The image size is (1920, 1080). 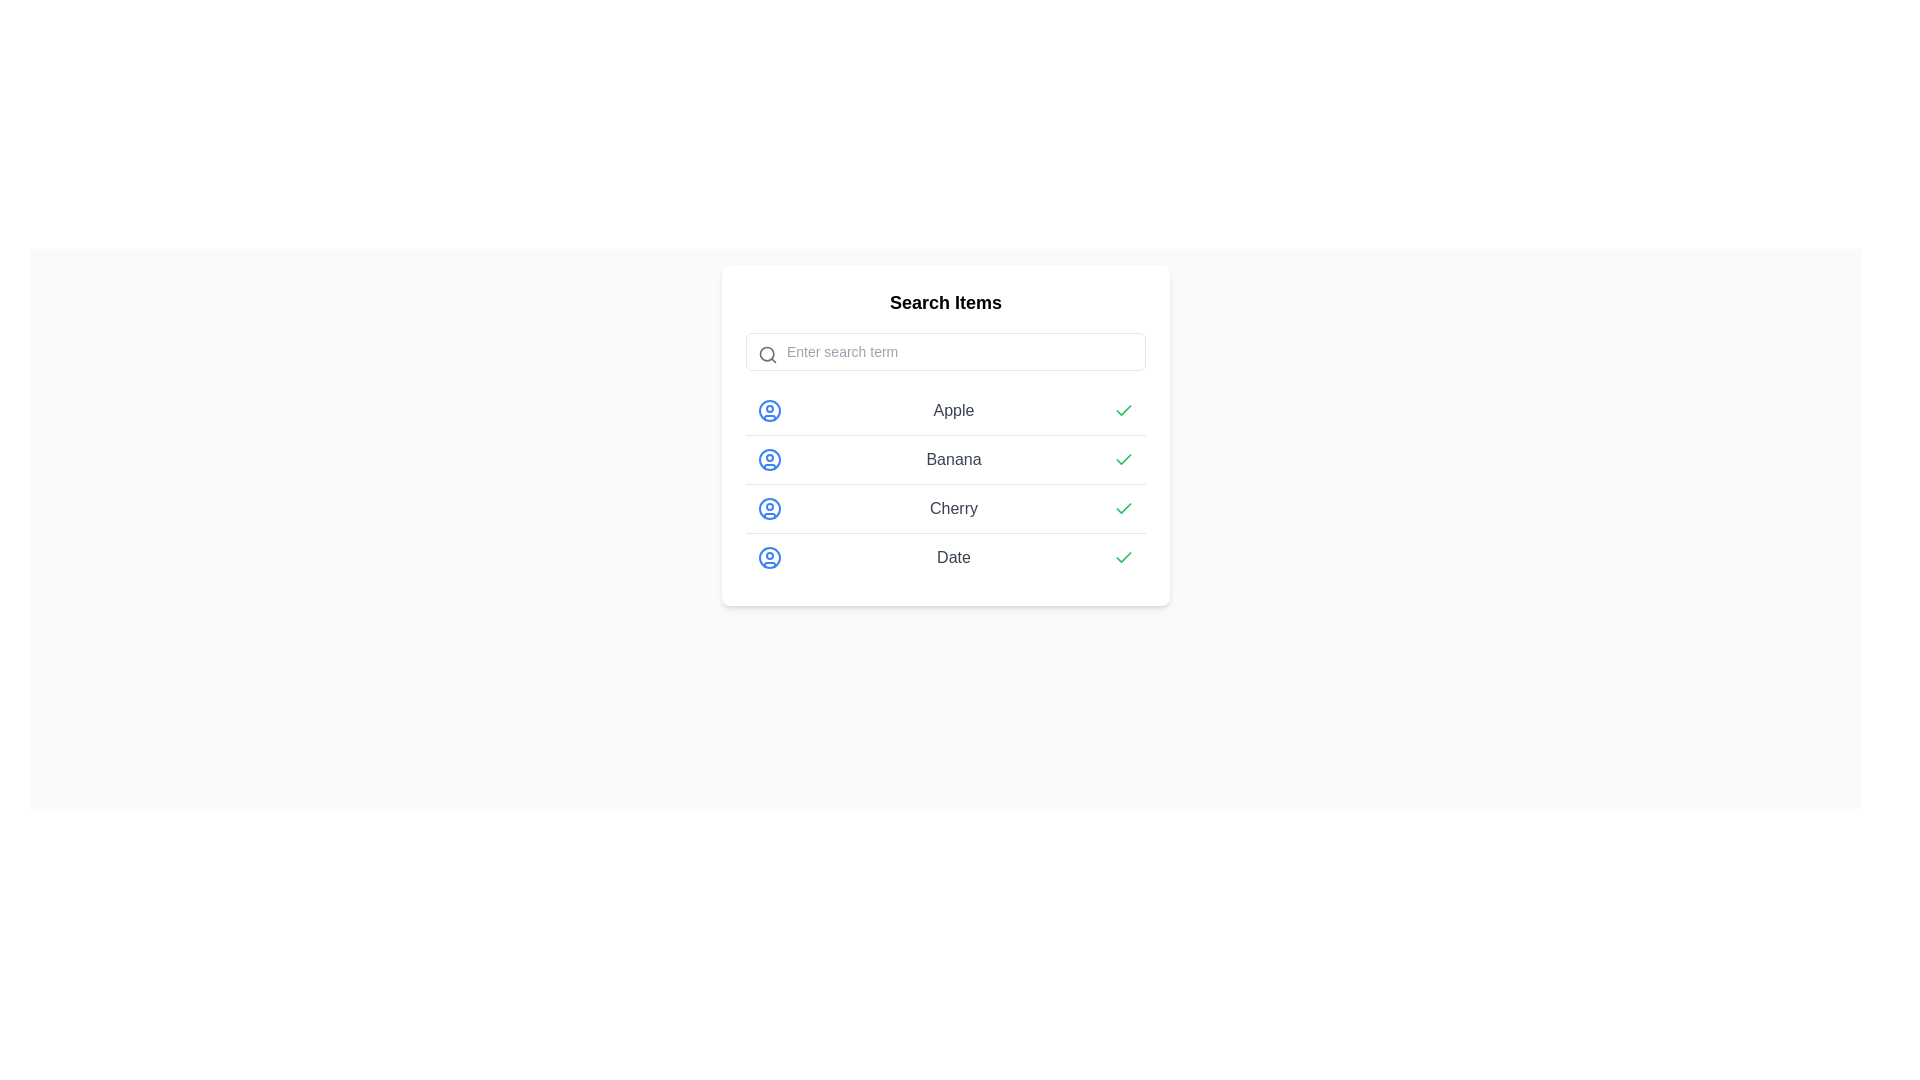 What do you see at coordinates (944, 459) in the screenshot?
I see `the list item representing 'Banana', which is the second item in a vertically stacked list and has a green checkmark indicating its selection status` at bounding box center [944, 459].